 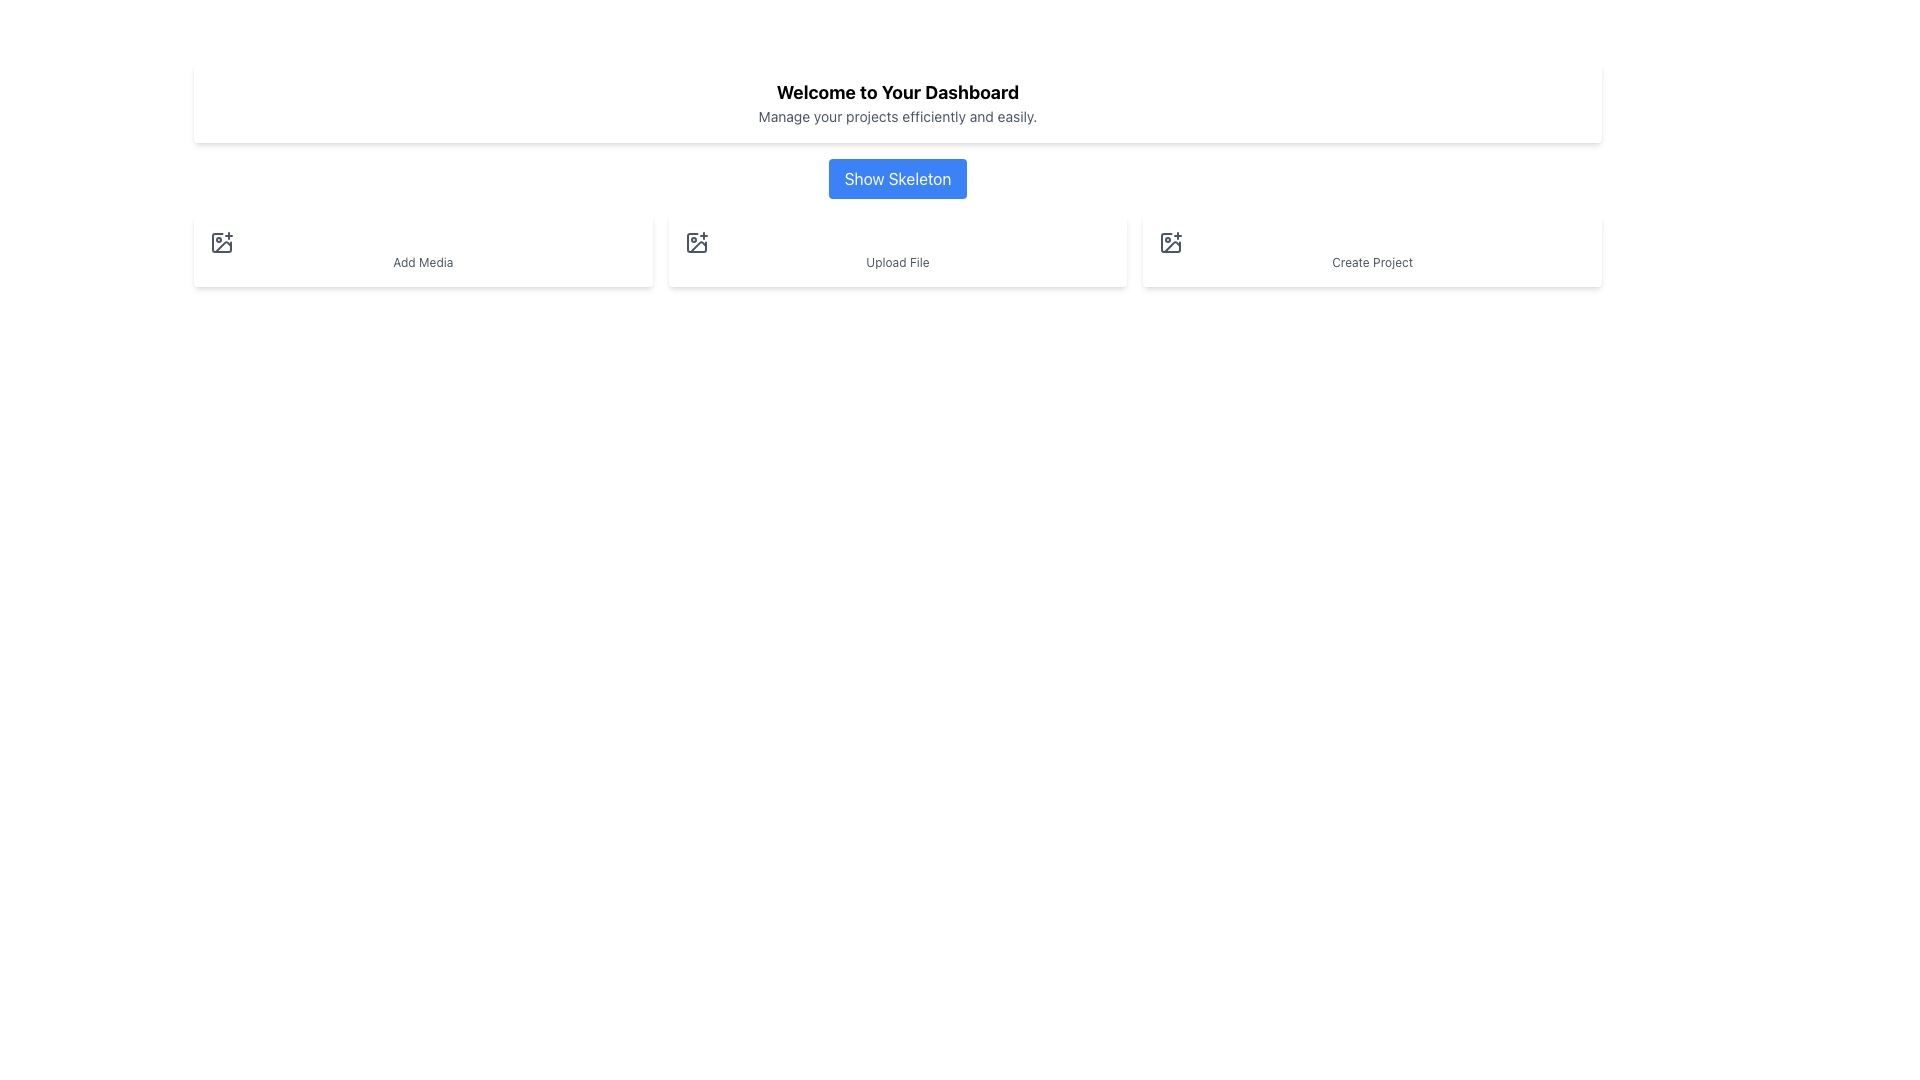 I want to click on the 'add image' icon, which resembles a picture outline with a '+' symbol, located in the top-middle area of the 'Upload File' card for tooltip or visual feedback, so click(x=696, y=242).